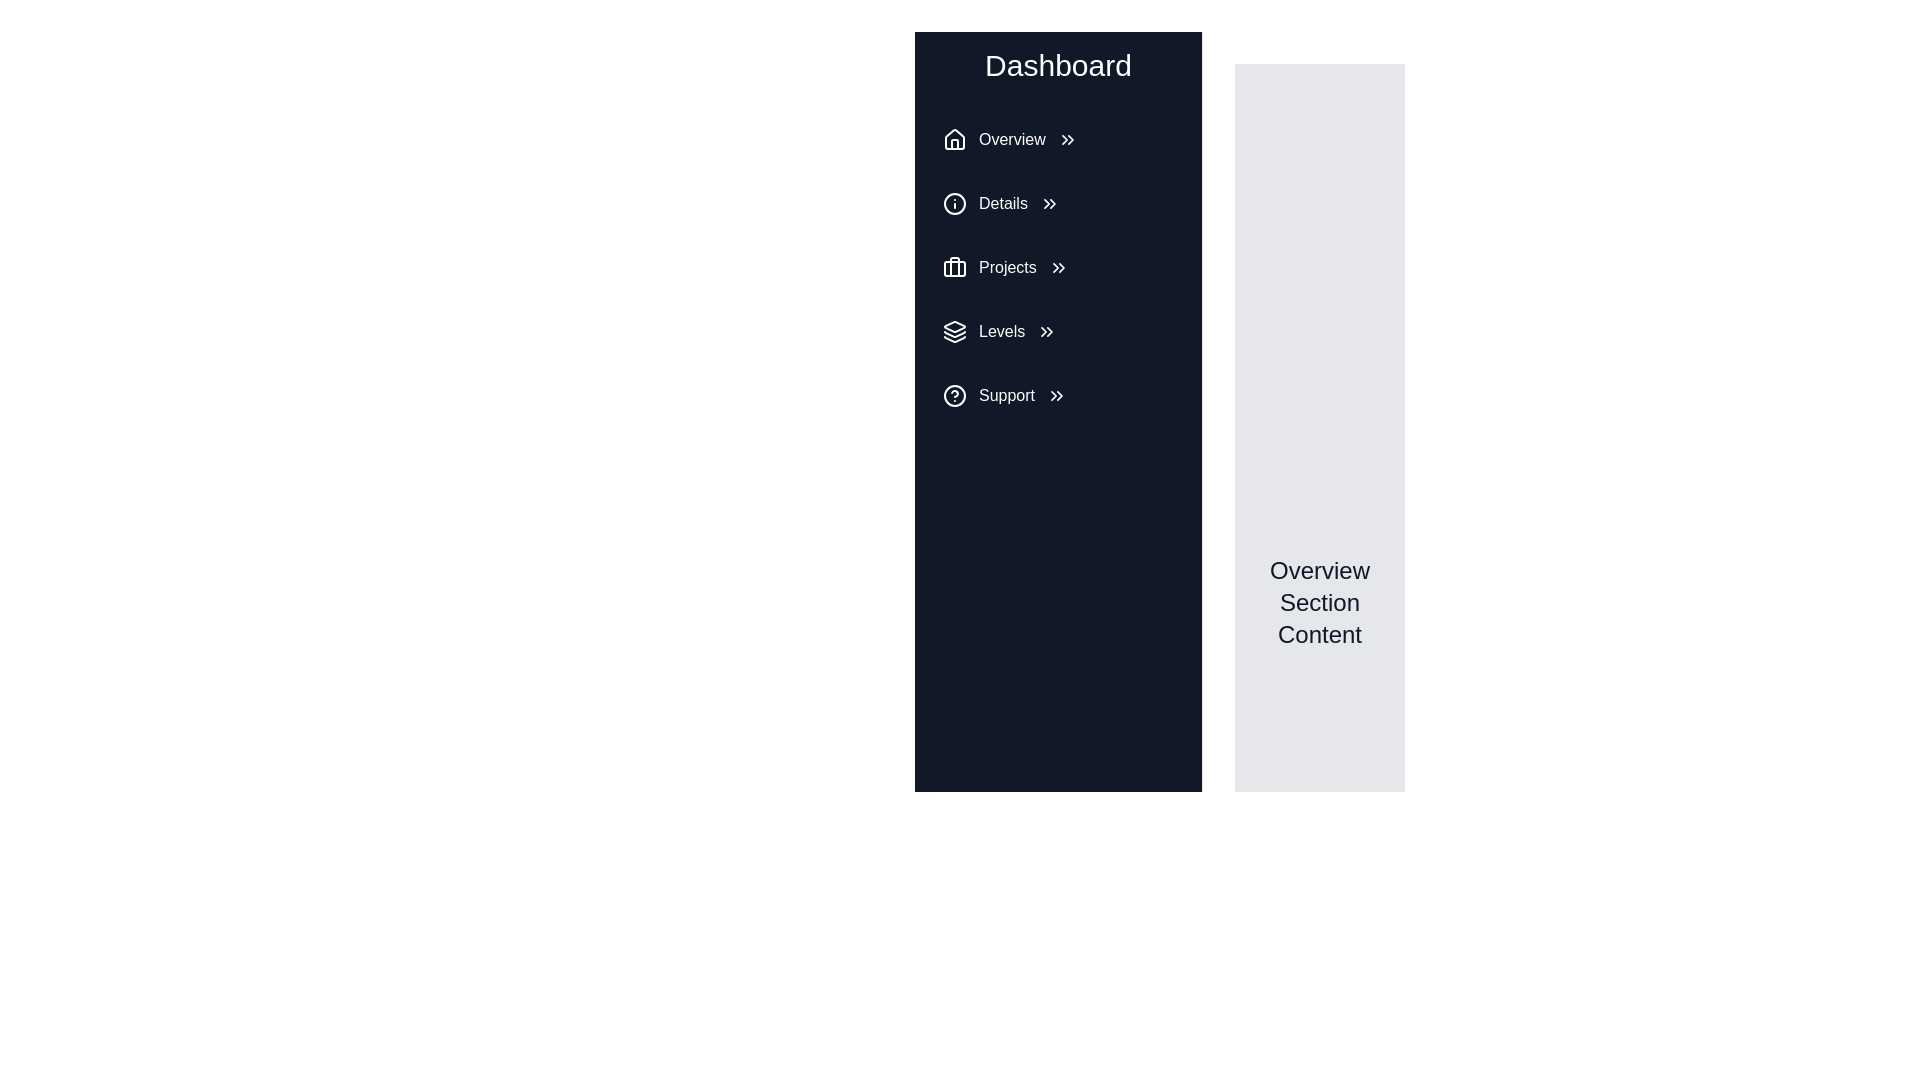 The height and width of the screenshot is (1080, 1920). I want to click on the small monochrome briefcase icon located in the 'Projects' menu item on the left-side navigation panel, so click(954, 266).